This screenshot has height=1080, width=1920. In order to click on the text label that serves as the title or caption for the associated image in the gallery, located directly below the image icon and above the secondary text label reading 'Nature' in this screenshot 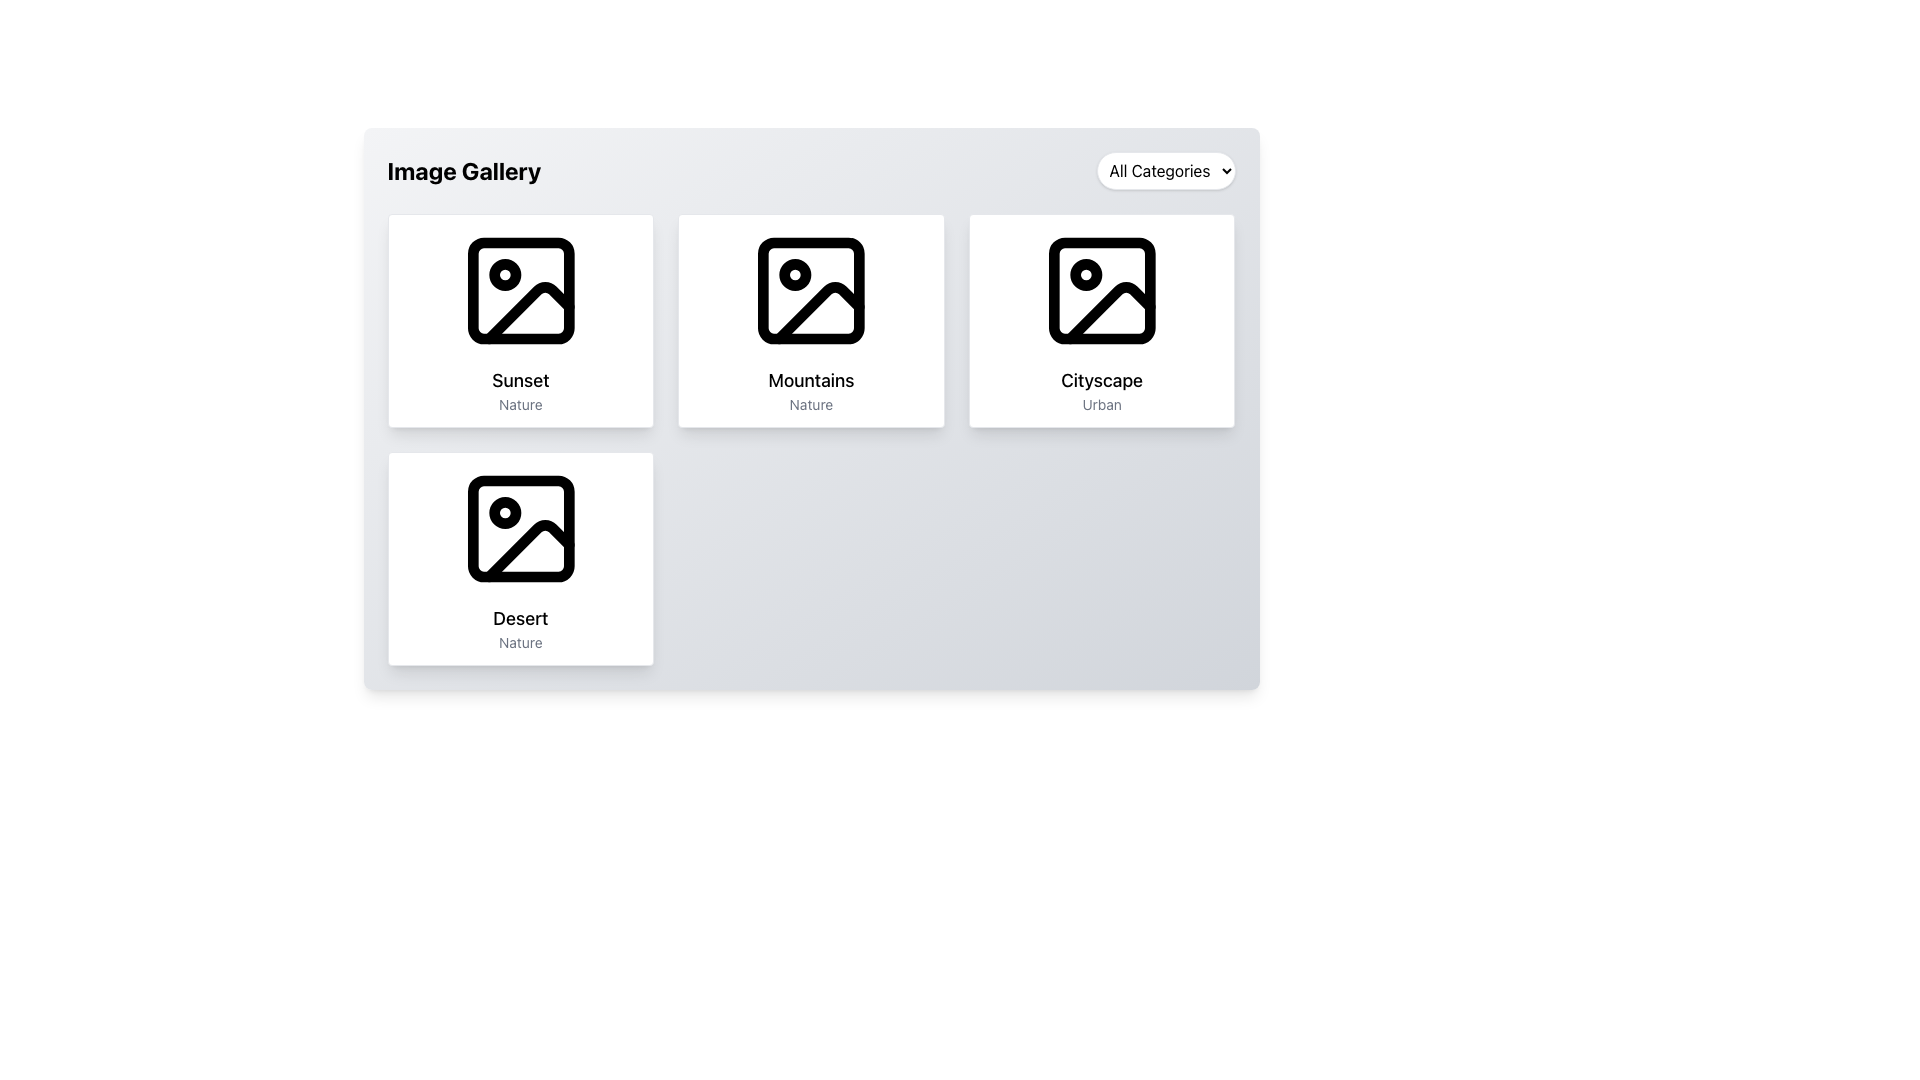, I will do `click(520, 381)`.